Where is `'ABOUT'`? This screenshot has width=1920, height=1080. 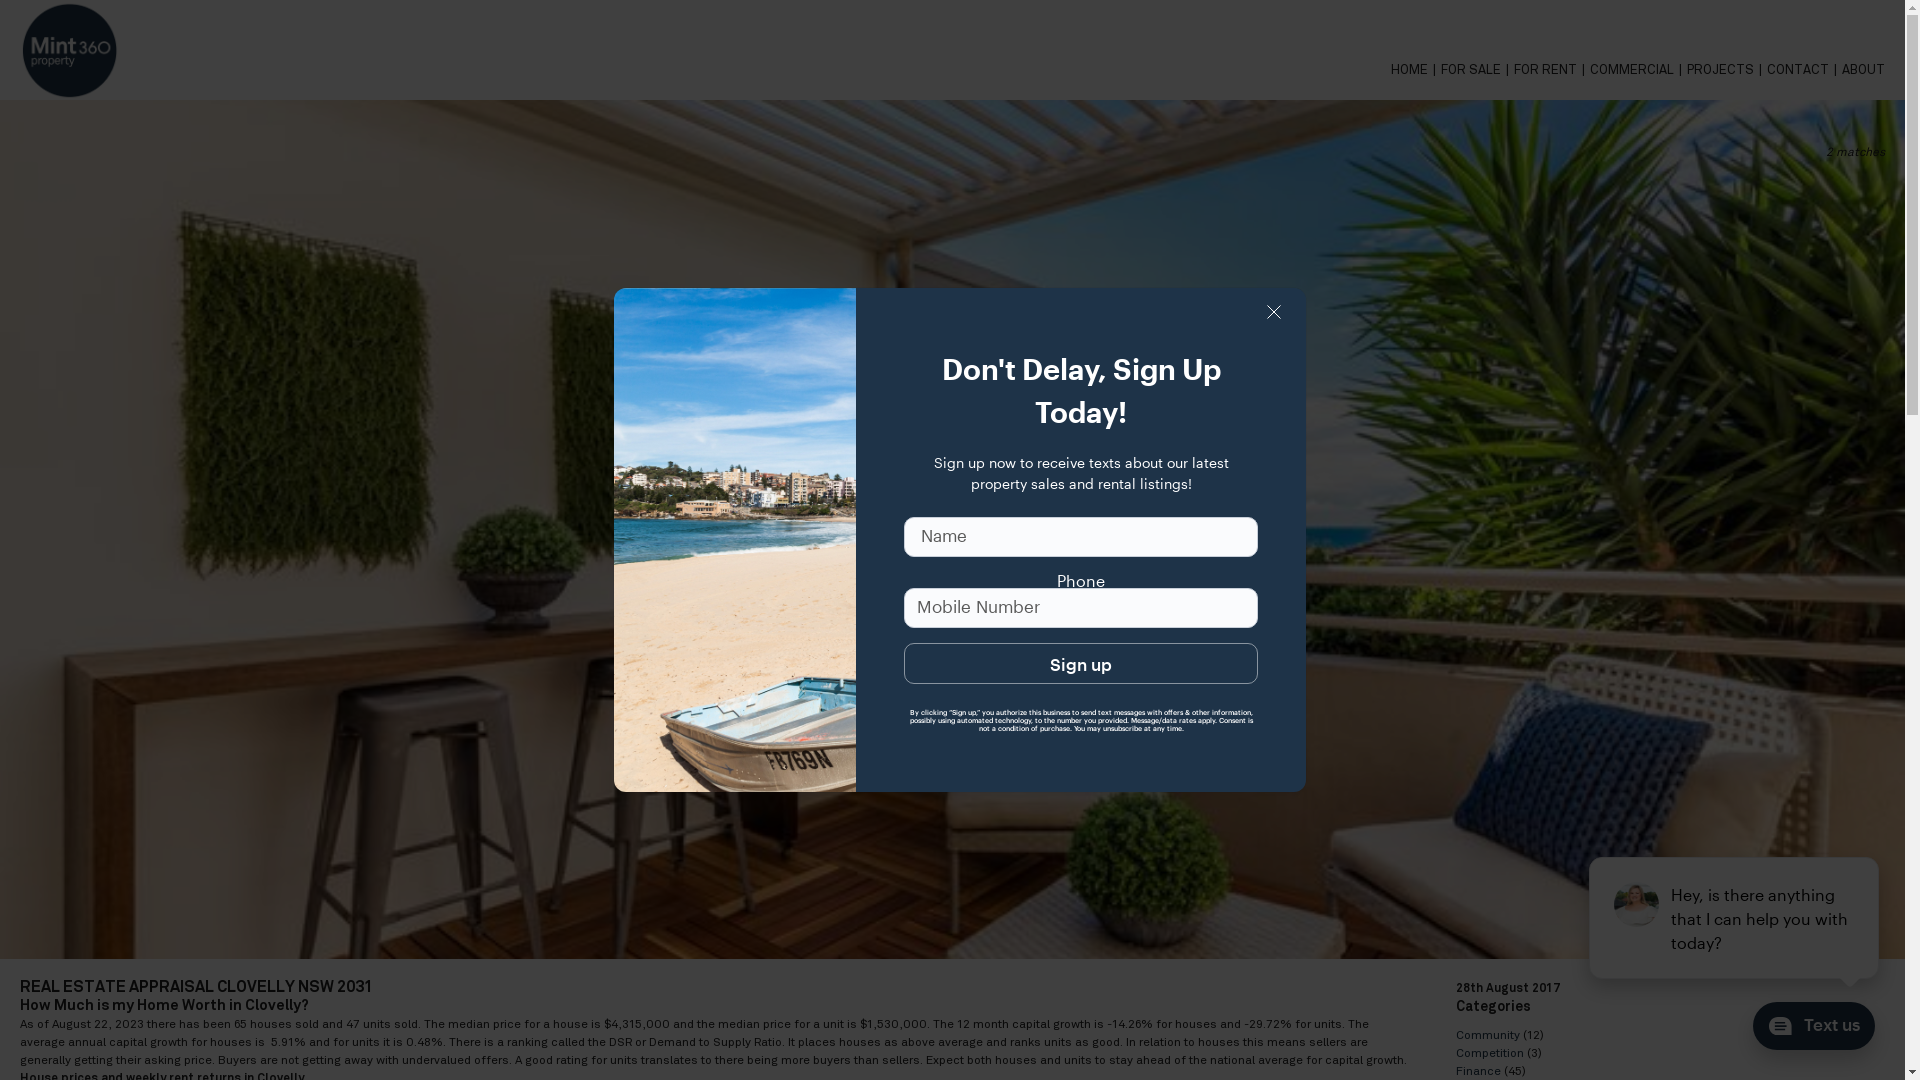
'ABOUT' is located at coordinates (1862, 68).